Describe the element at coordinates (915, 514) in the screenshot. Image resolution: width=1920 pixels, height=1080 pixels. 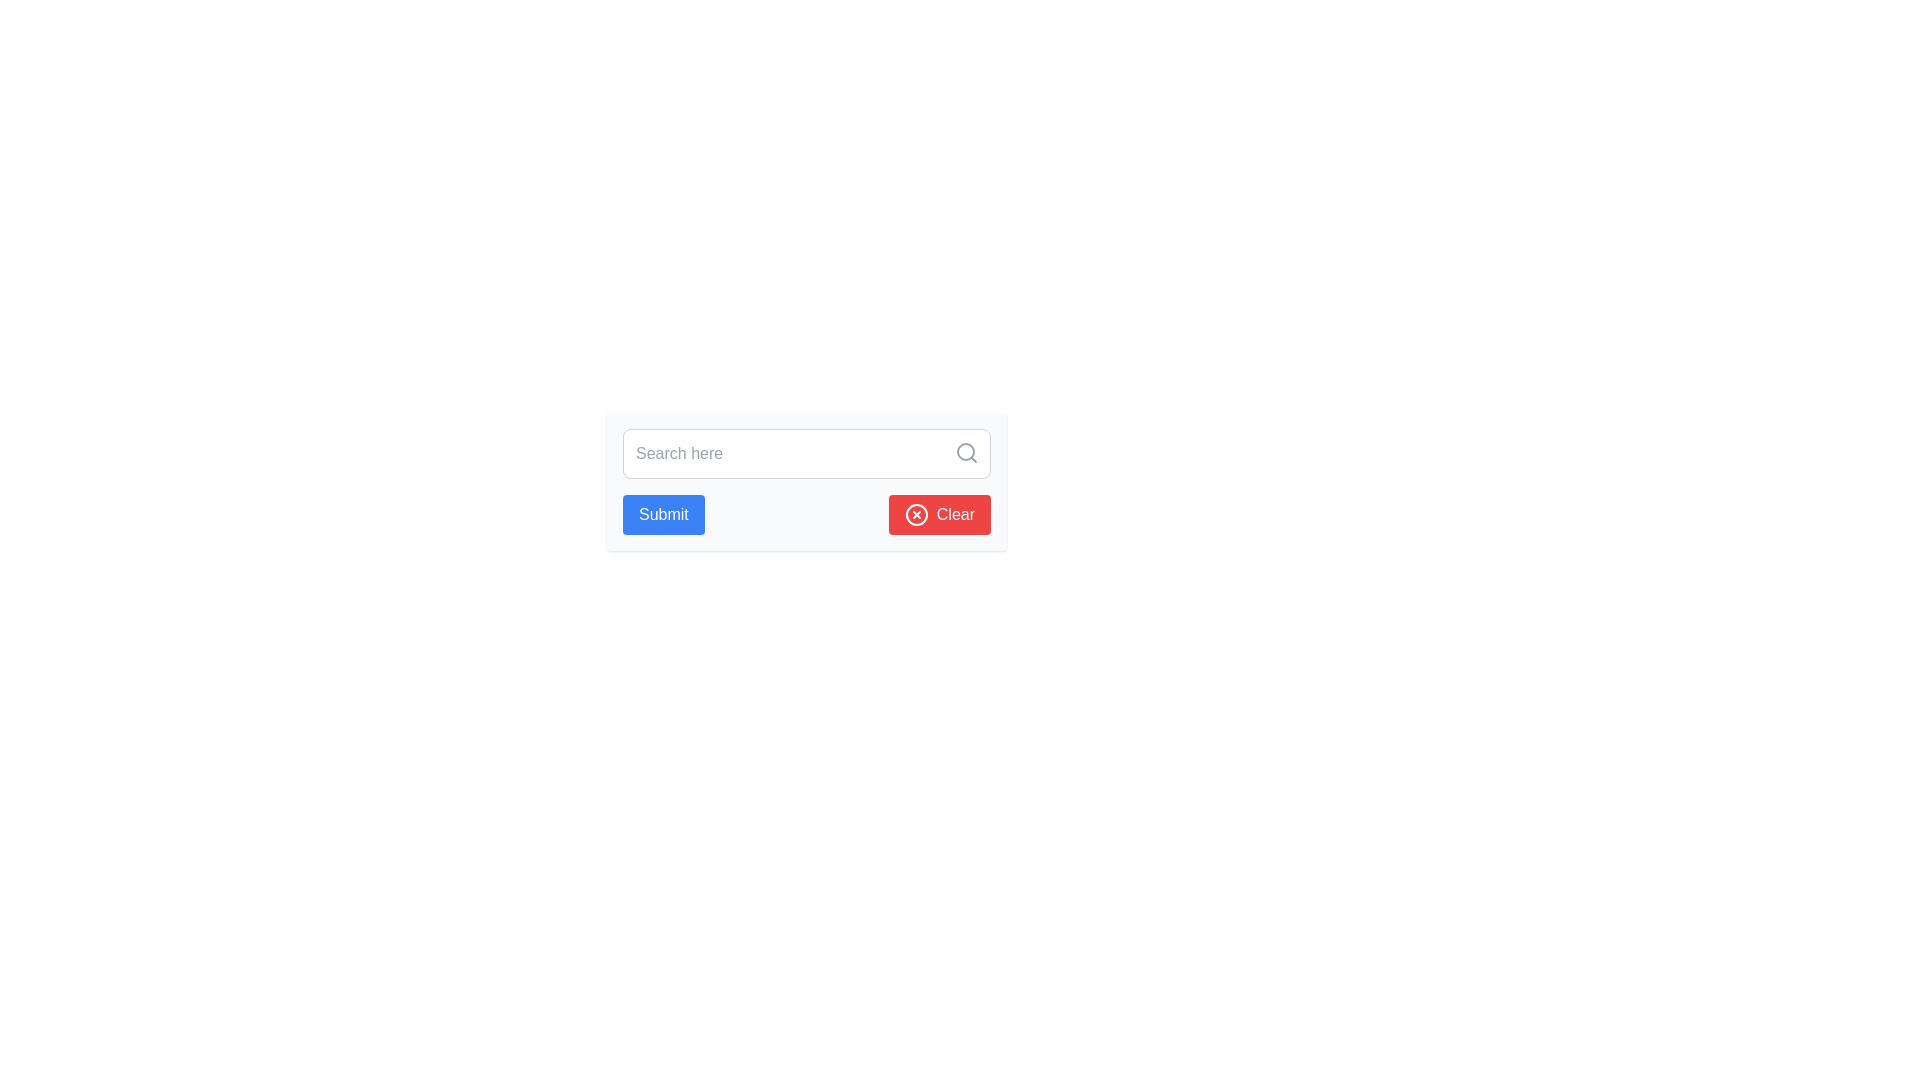
I see `the decorative circular icon located within the red 'Clear' button, which is positioned towards the right of the interface, aligned horizontally with the search bar and submit button` at that location.